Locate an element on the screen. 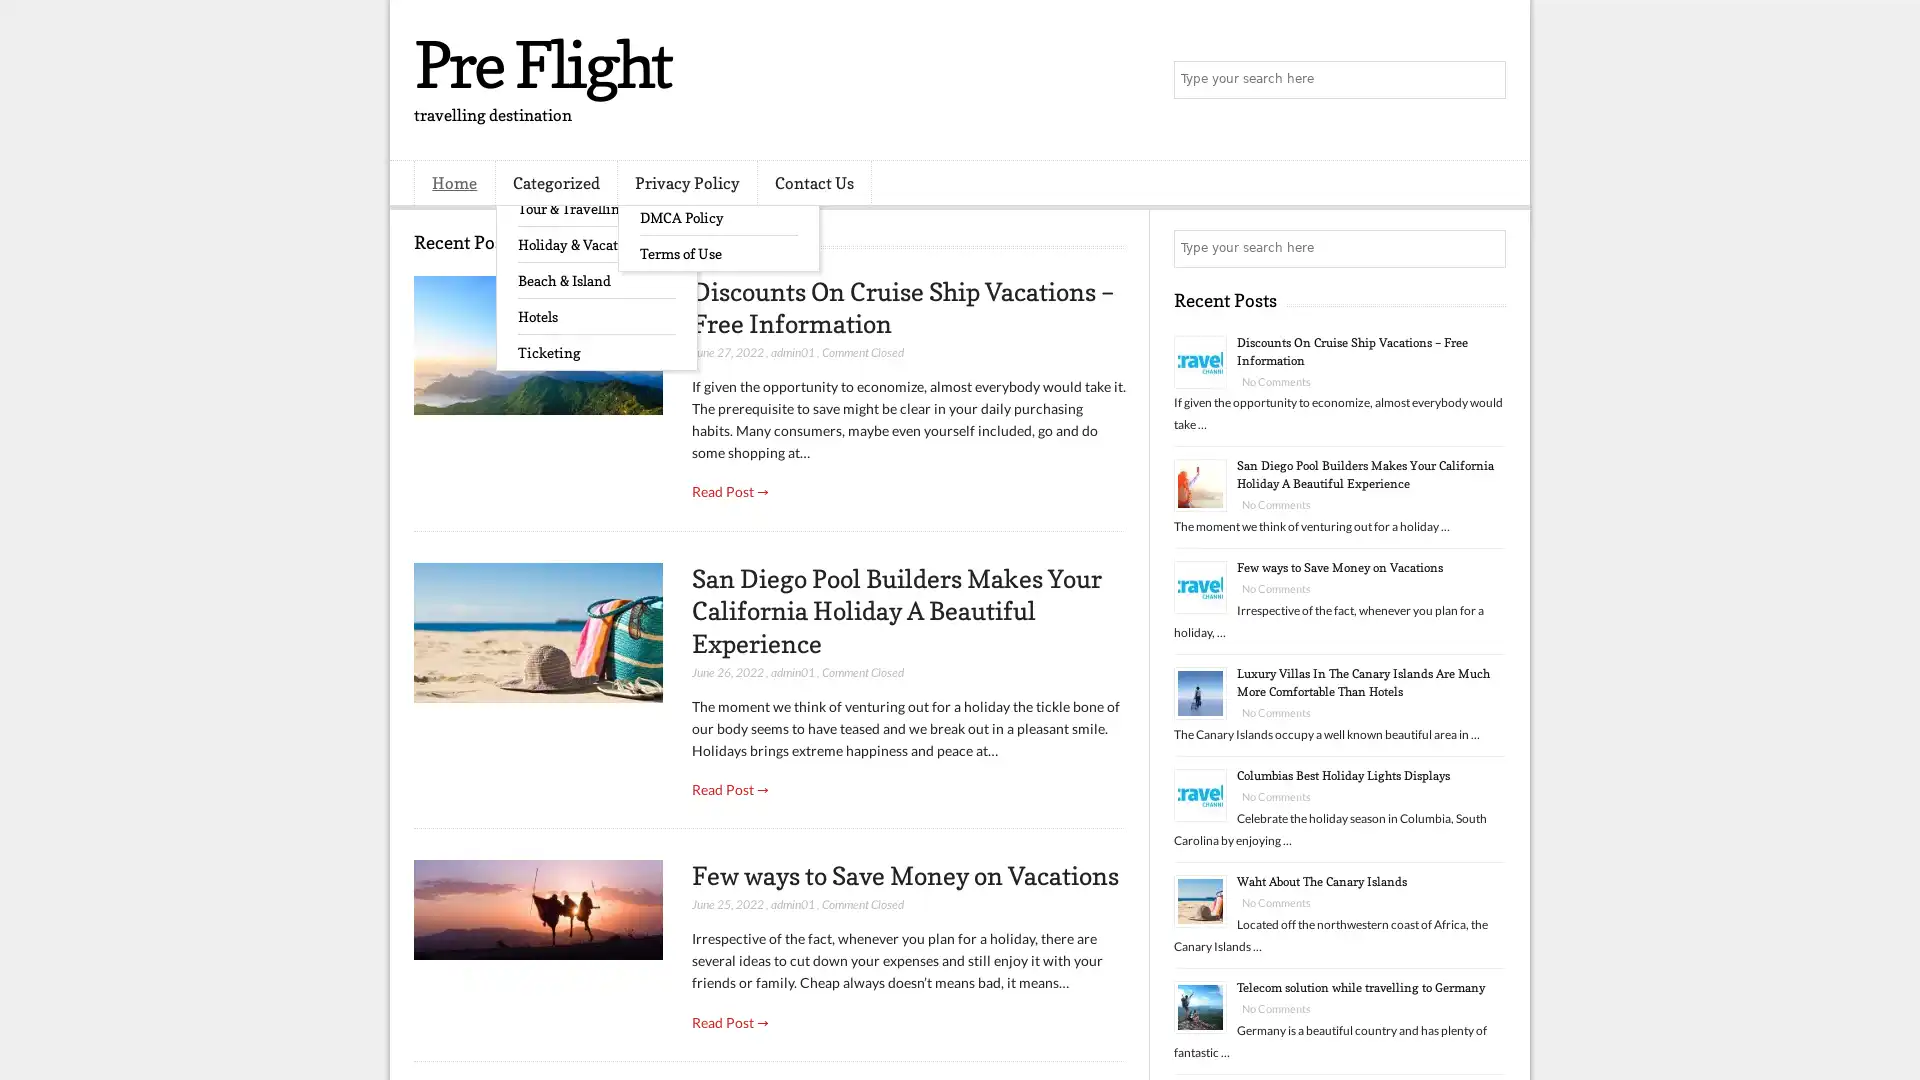 Image resolution: width=1920 pixels, height=1080 pixels. Search is located at coordinates (1485, 248).